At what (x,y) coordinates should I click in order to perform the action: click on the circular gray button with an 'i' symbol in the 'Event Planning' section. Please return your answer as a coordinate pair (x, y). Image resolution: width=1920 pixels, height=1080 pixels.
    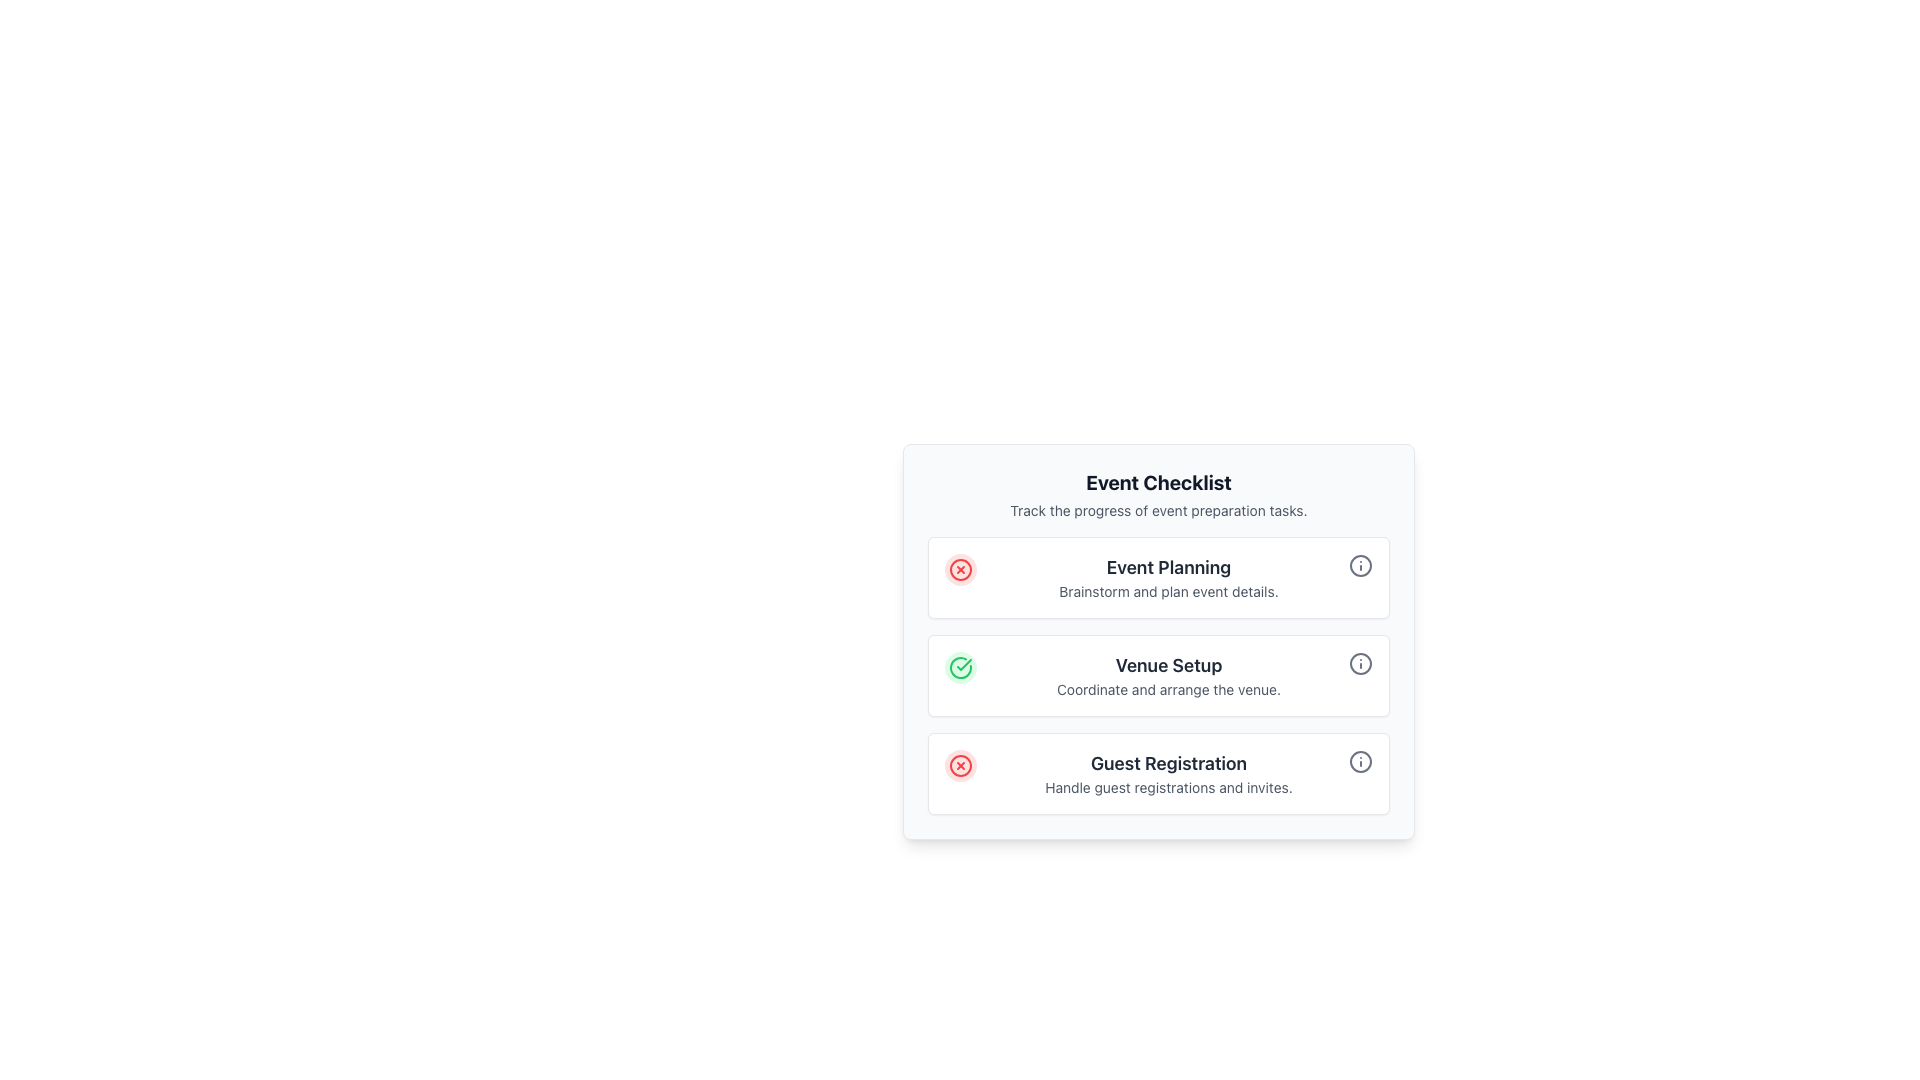
    Looking at the image, I should click on (1360, 566).